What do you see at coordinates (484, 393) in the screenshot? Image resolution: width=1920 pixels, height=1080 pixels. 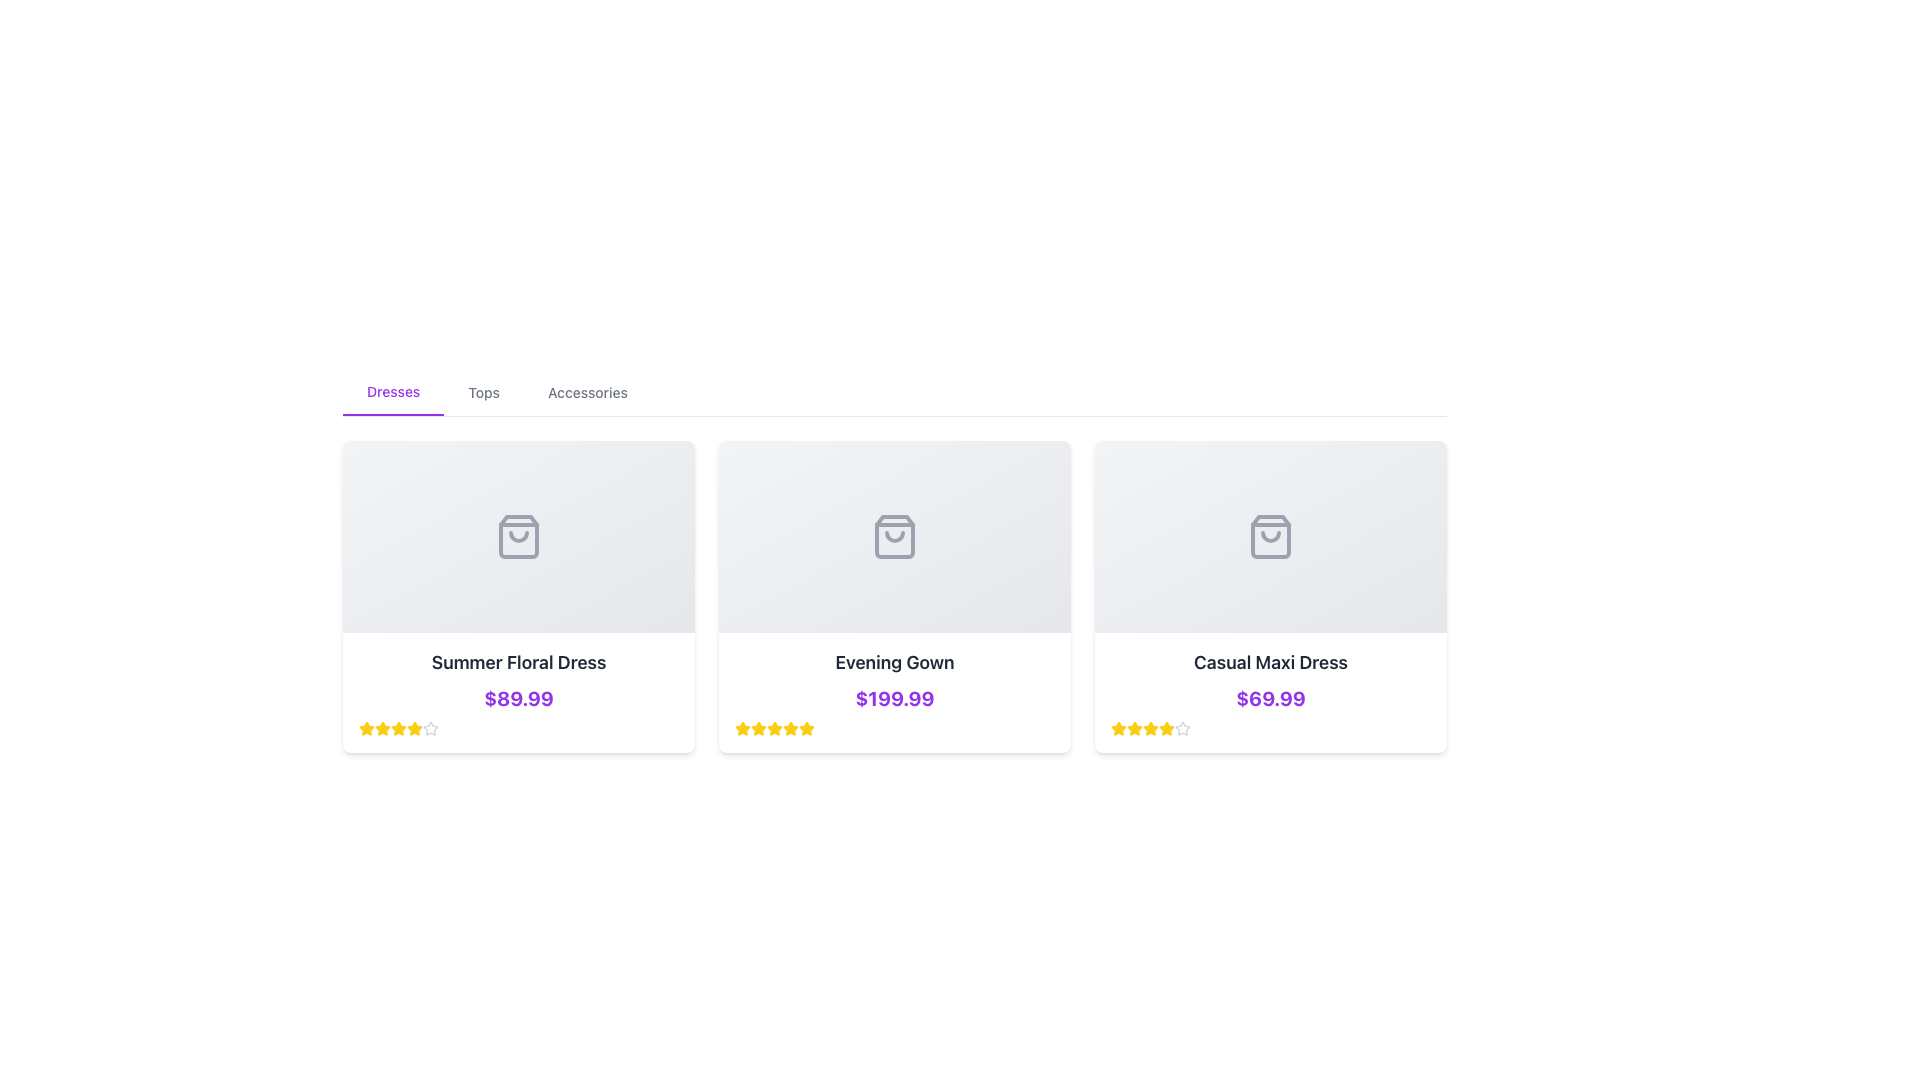 I see `the 'Tops' navigation tab` at bounding box center [484, 393].